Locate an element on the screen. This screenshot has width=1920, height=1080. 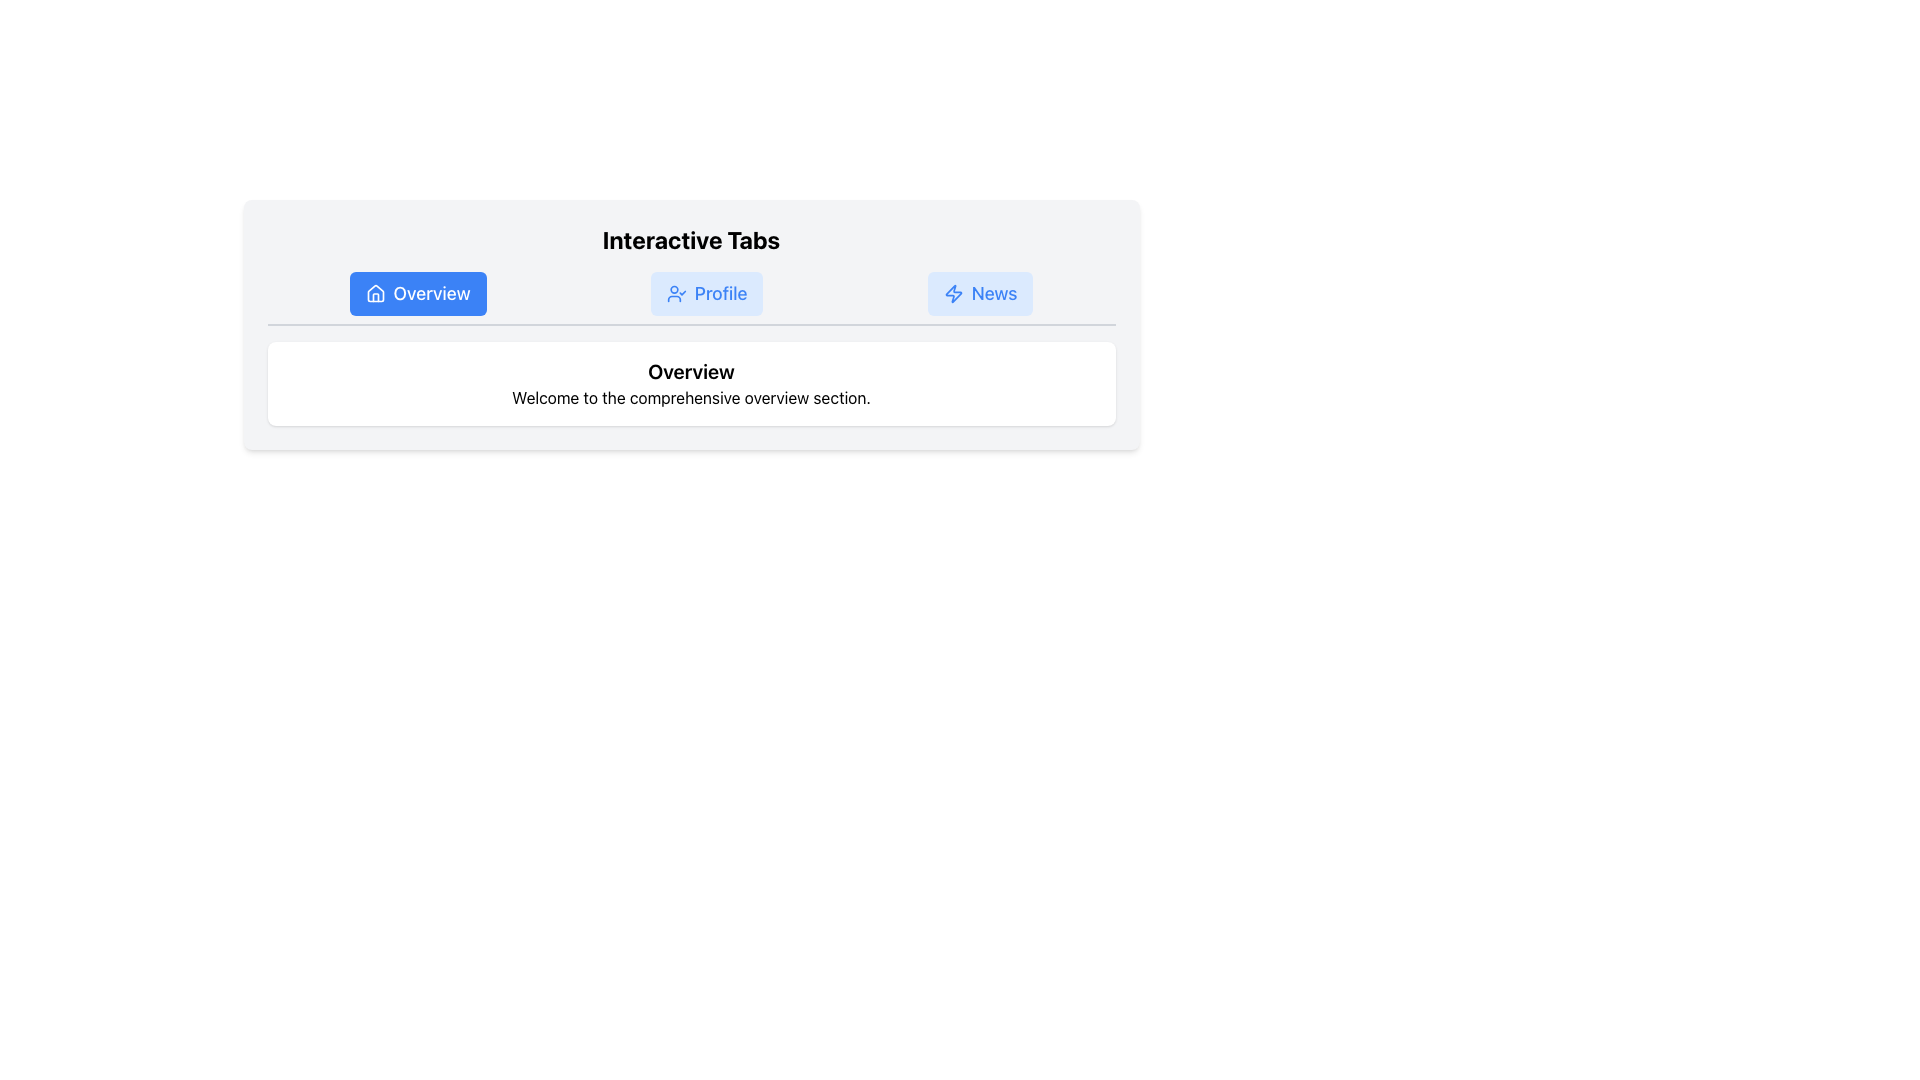
the 'News' tab button in the navigation bar is located at coordinates (980, 293).